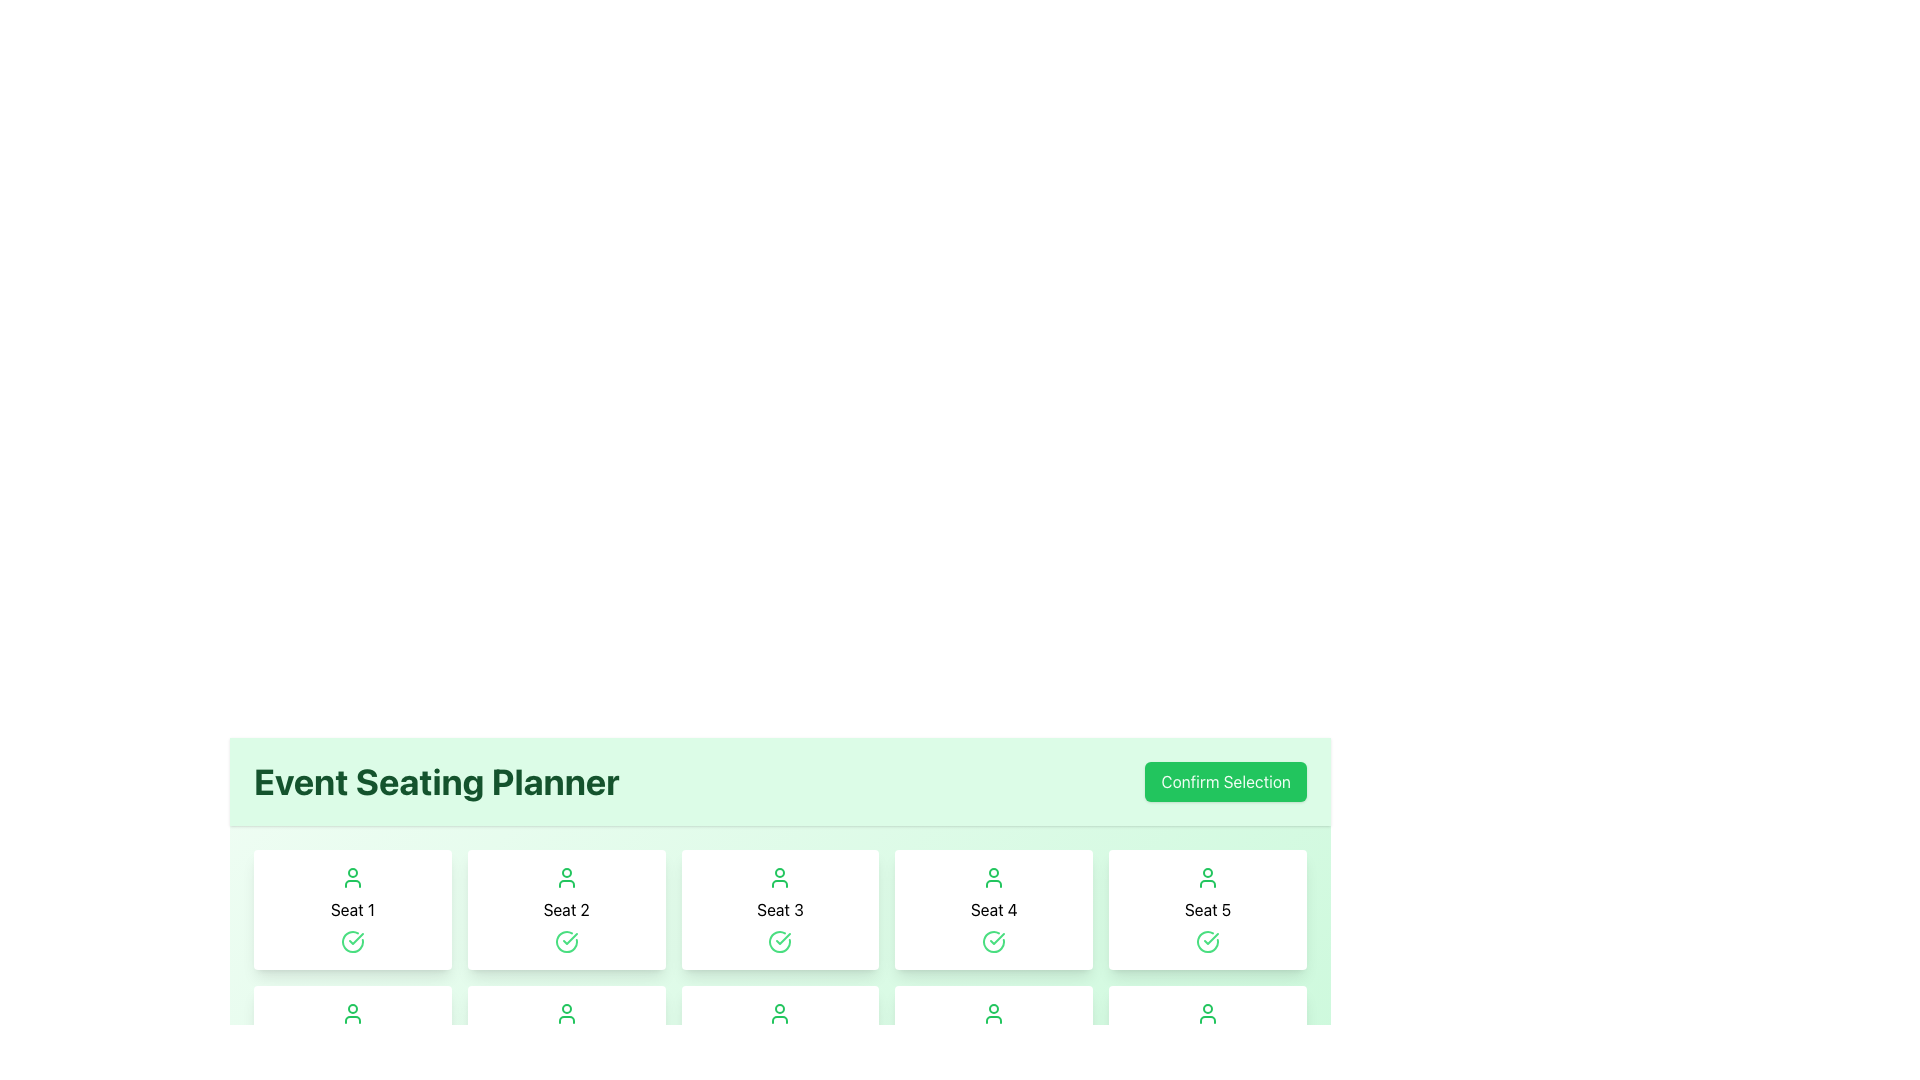  Describe the element at coordinates (994, 1014) in the screenshot. I see `the green user silhouette icon located in the 'Seat 9' box, positioned in the second row and fifth column of the layout` at that location.